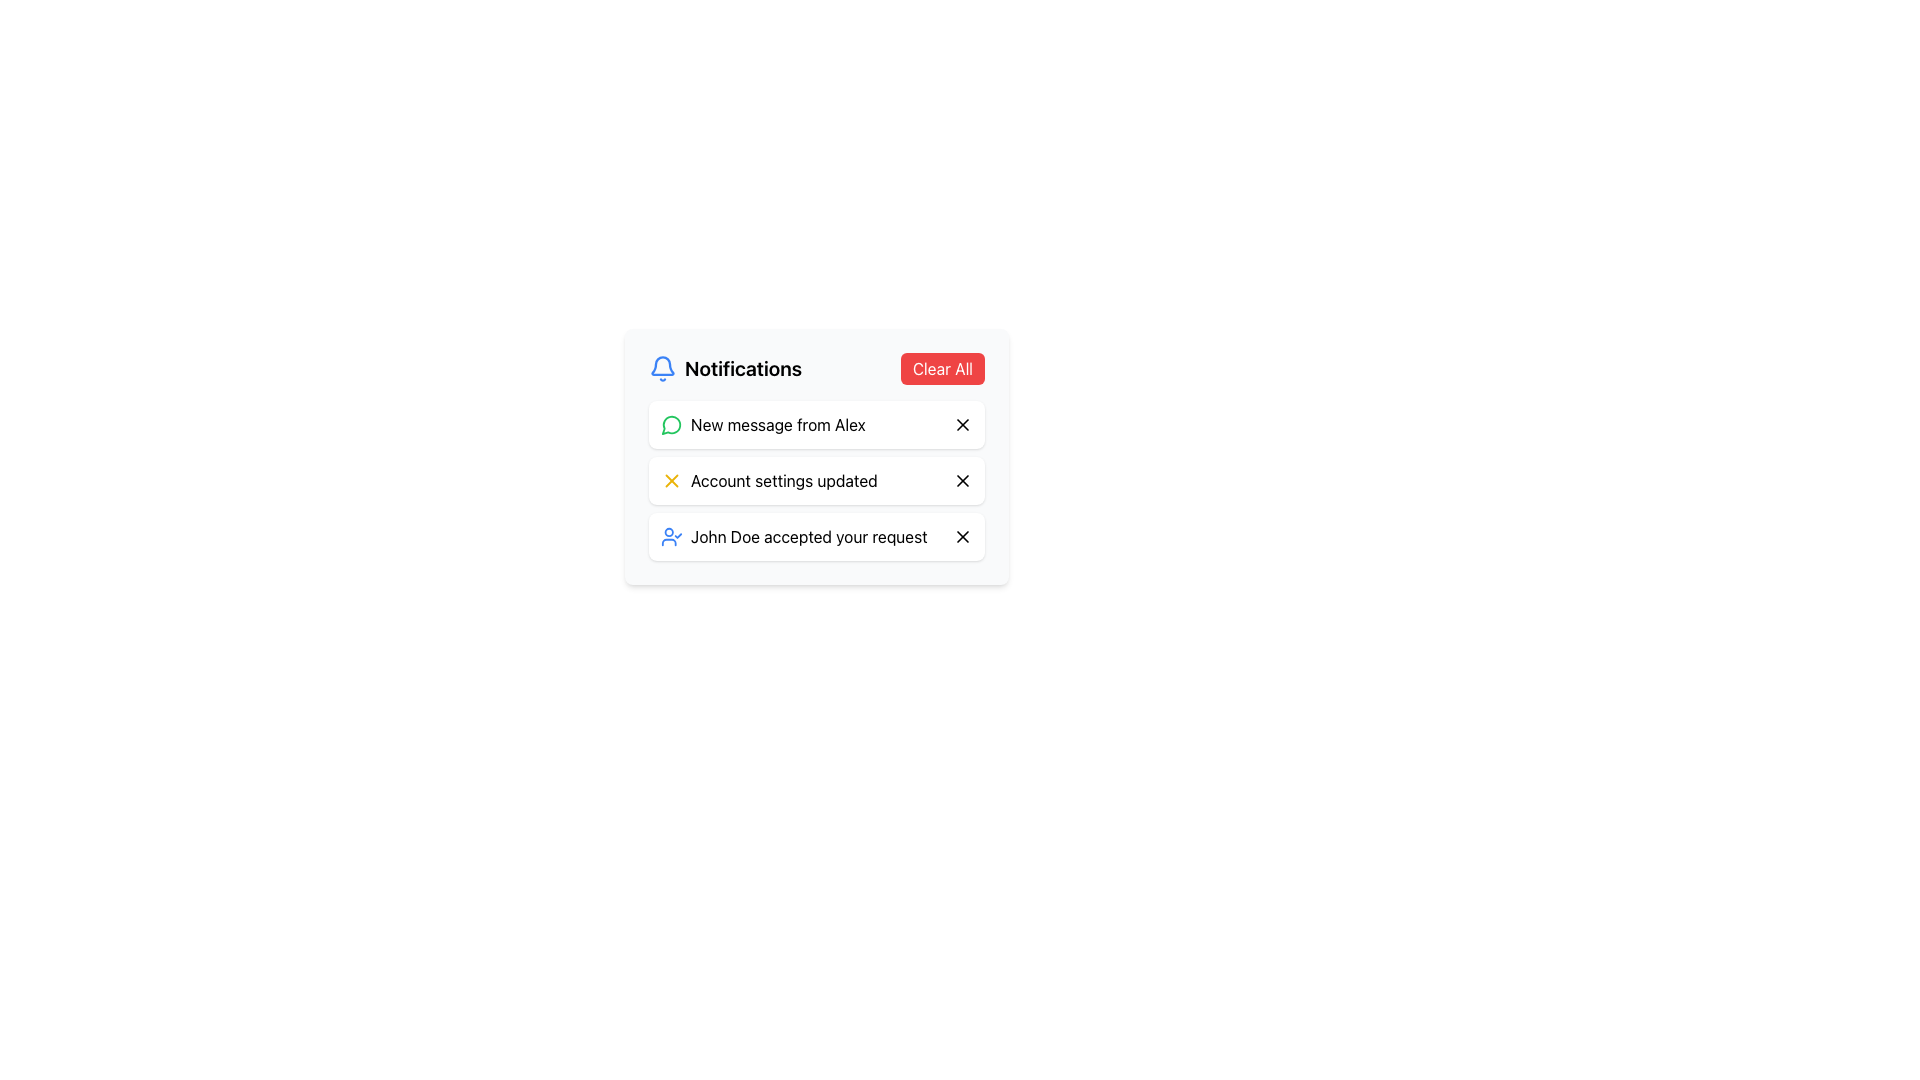 The width and height of the screenshot is (1920, 1080). Describe the element at coordinates (941, 369) in the screenshot. I see `the 'Clear All' button with a vibrant red background` at that location.